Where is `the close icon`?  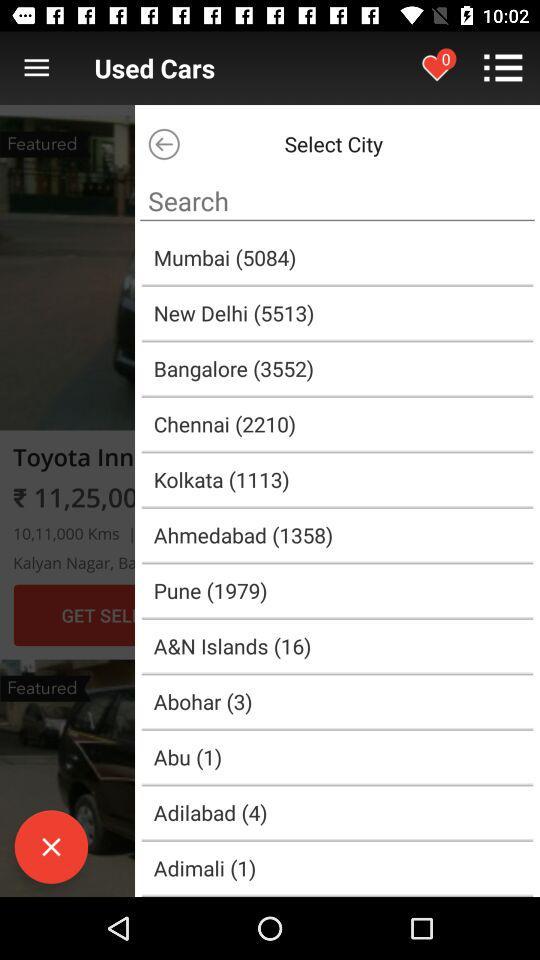 the close icon is located at coordinates (51, 846).